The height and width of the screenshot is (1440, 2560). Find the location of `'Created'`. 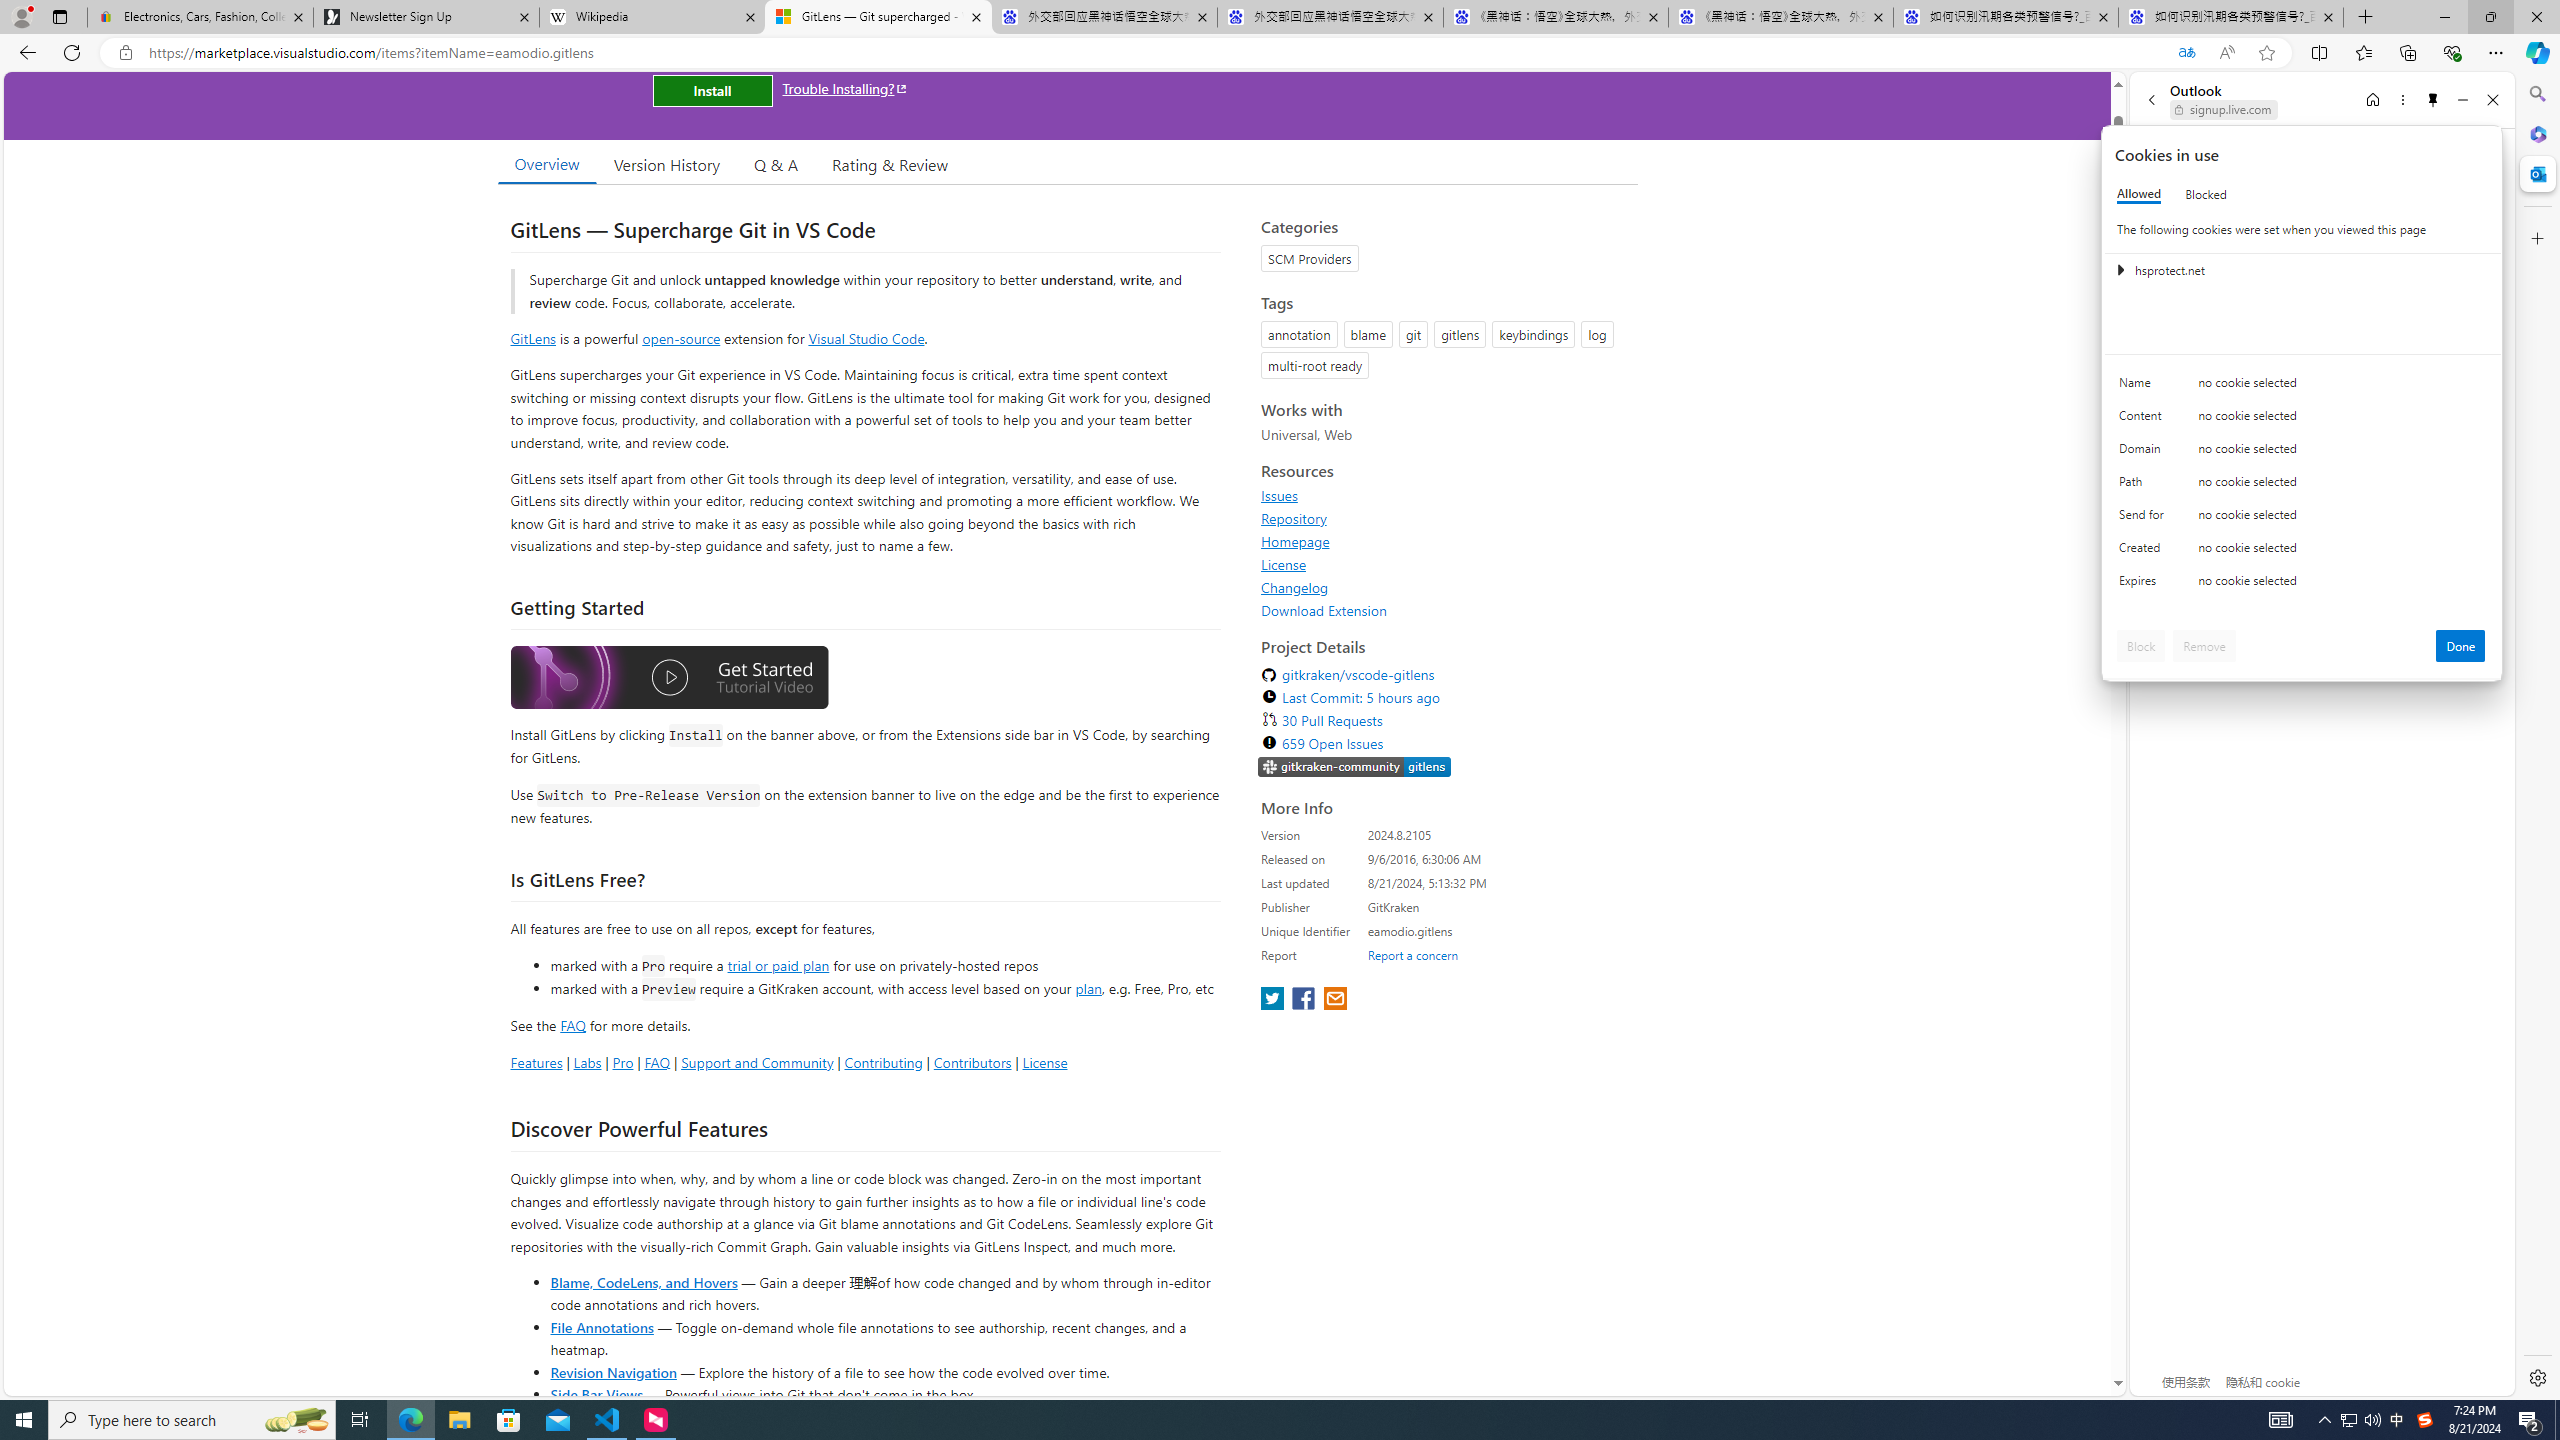

'Created' is located at coordinates (2144, 551).